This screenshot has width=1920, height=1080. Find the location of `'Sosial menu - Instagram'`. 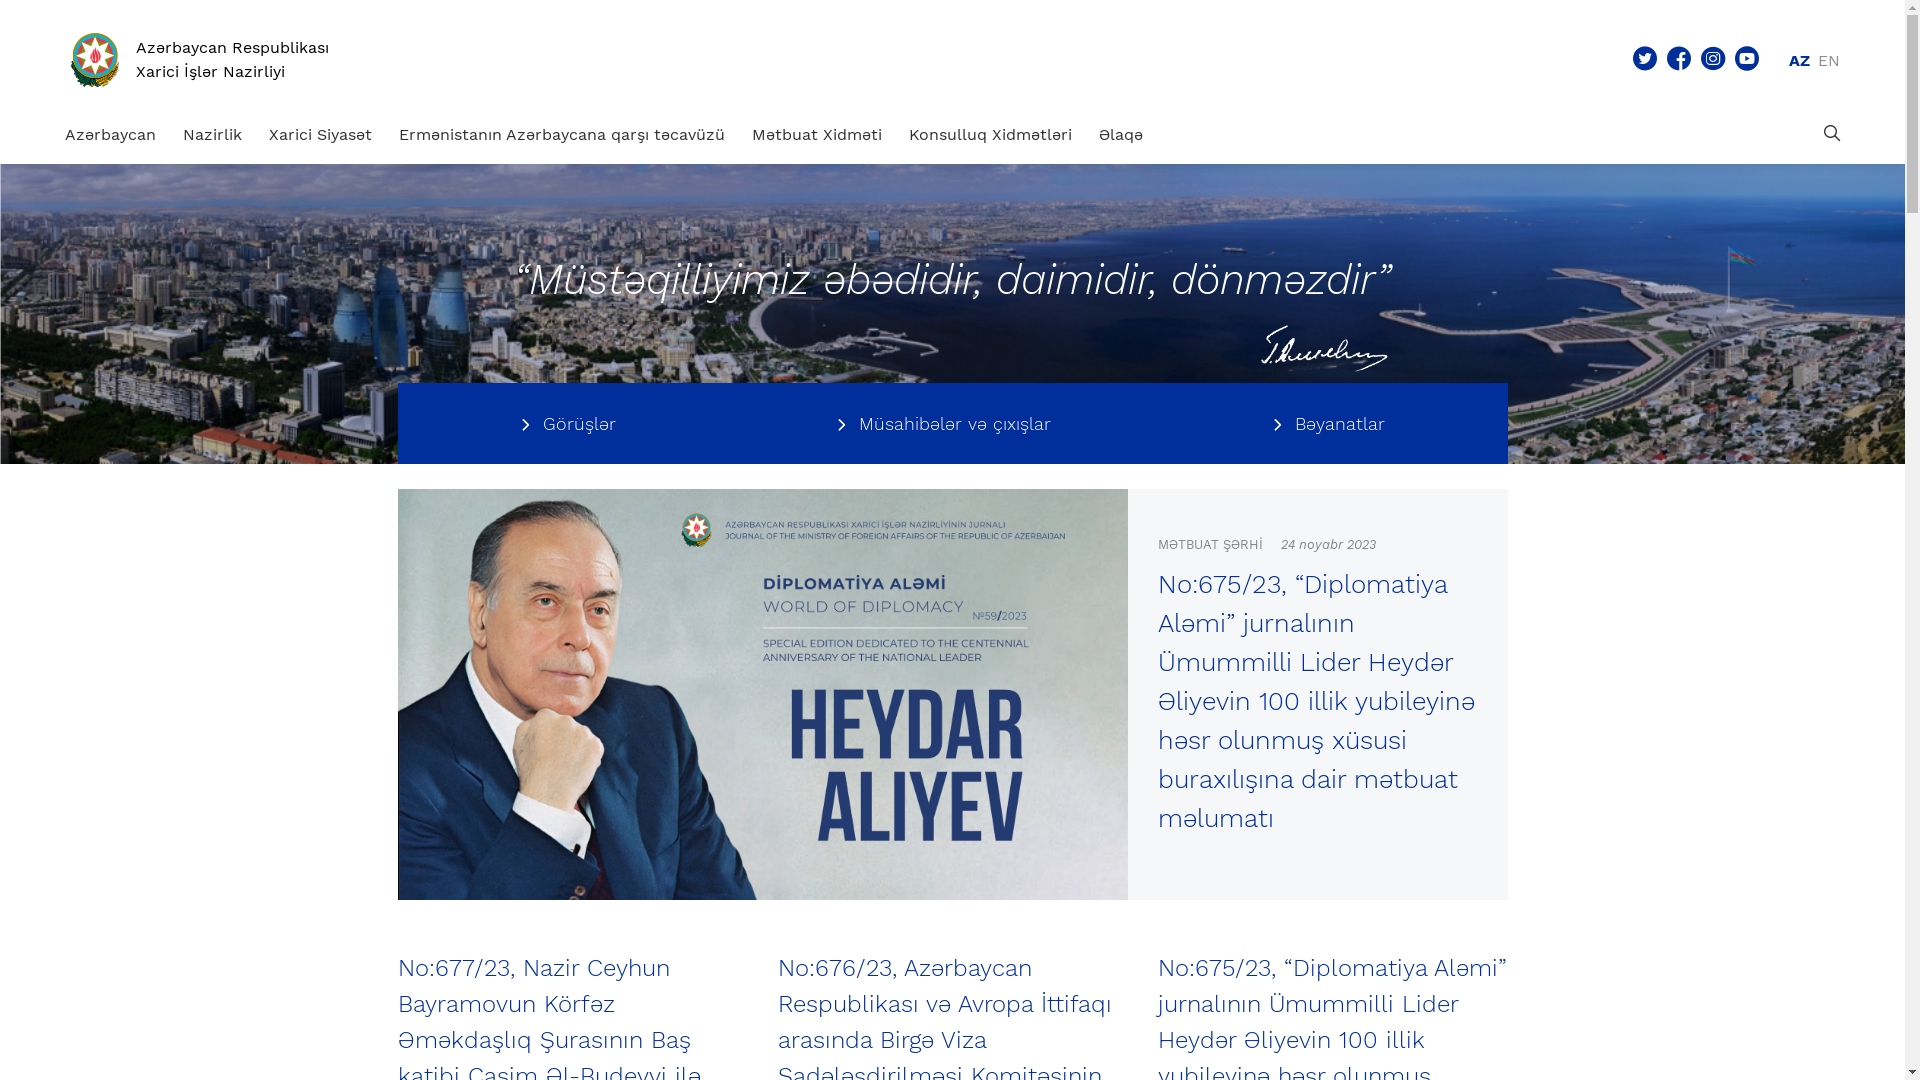

'Sosial menu - Instagram' is located at coordinates (1712, 59).